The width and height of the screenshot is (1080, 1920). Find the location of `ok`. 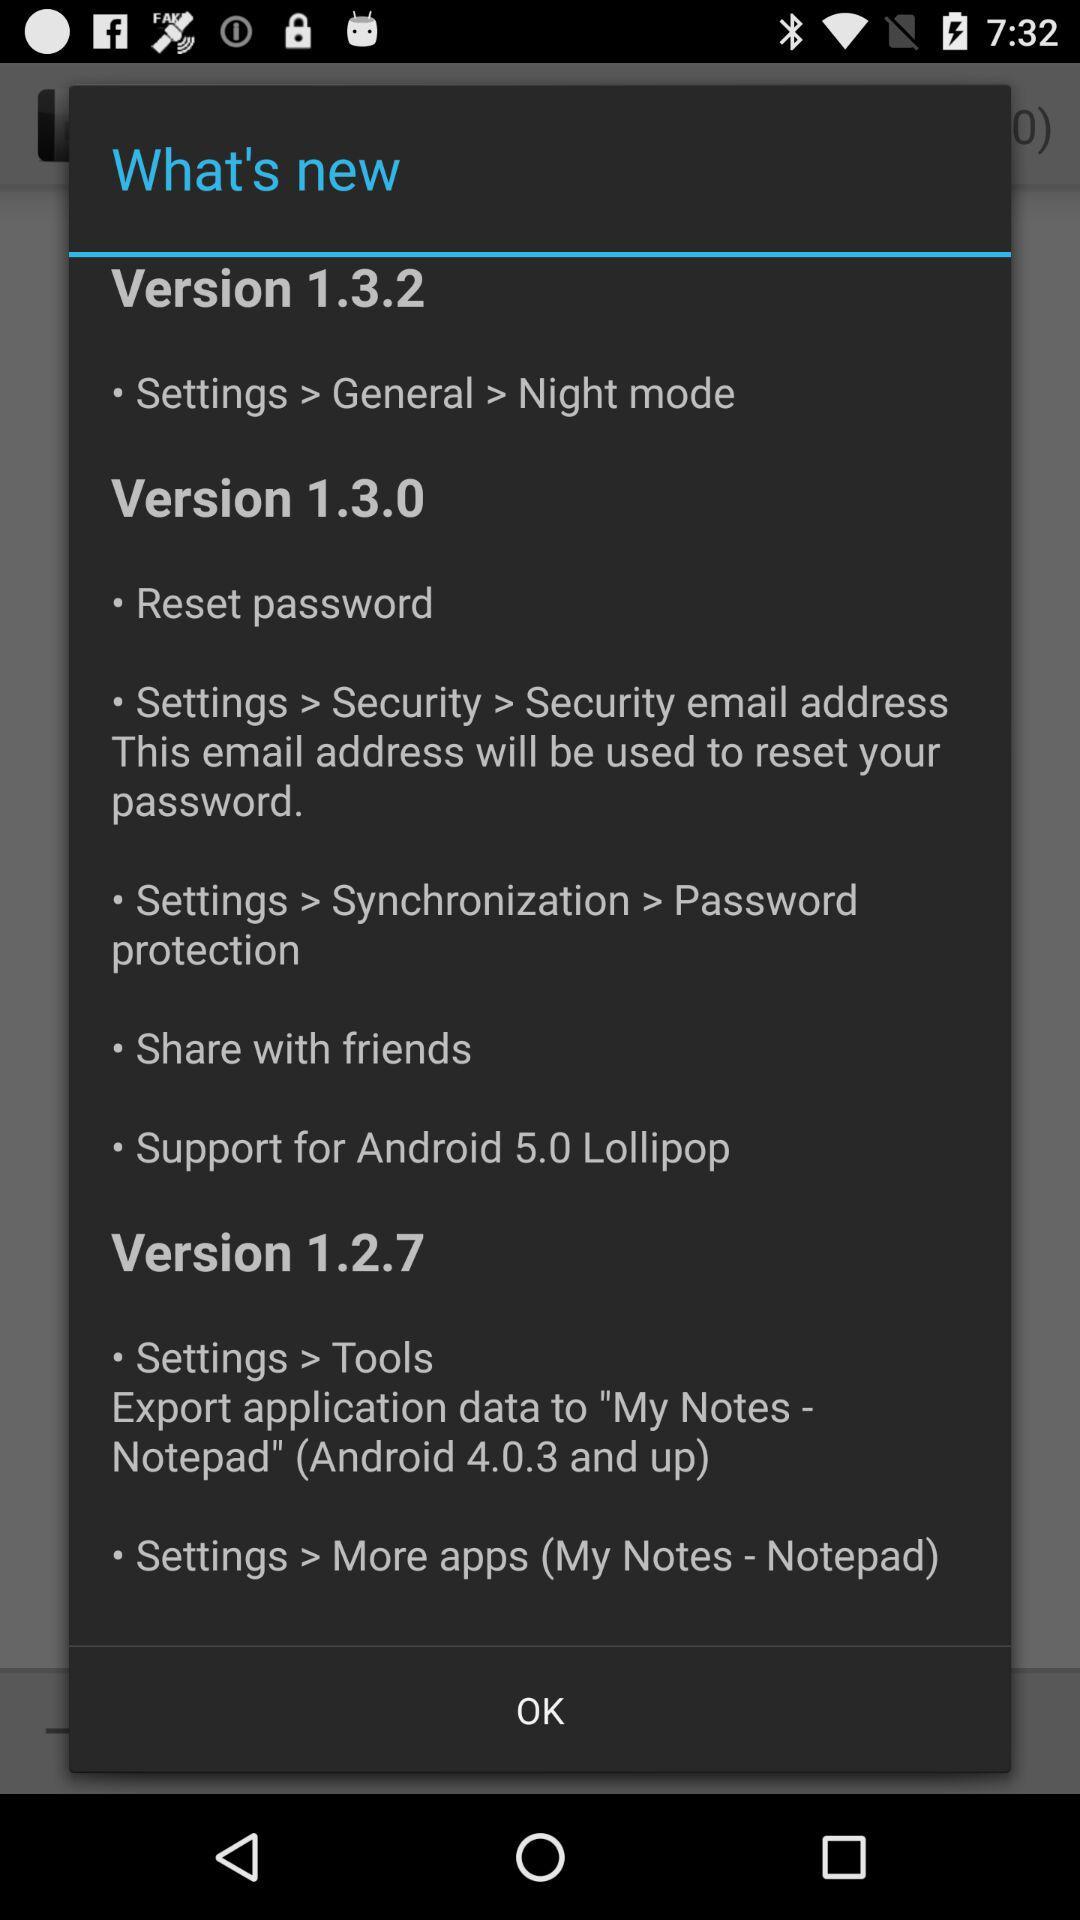

ok is located at coordinates (540, 1708).